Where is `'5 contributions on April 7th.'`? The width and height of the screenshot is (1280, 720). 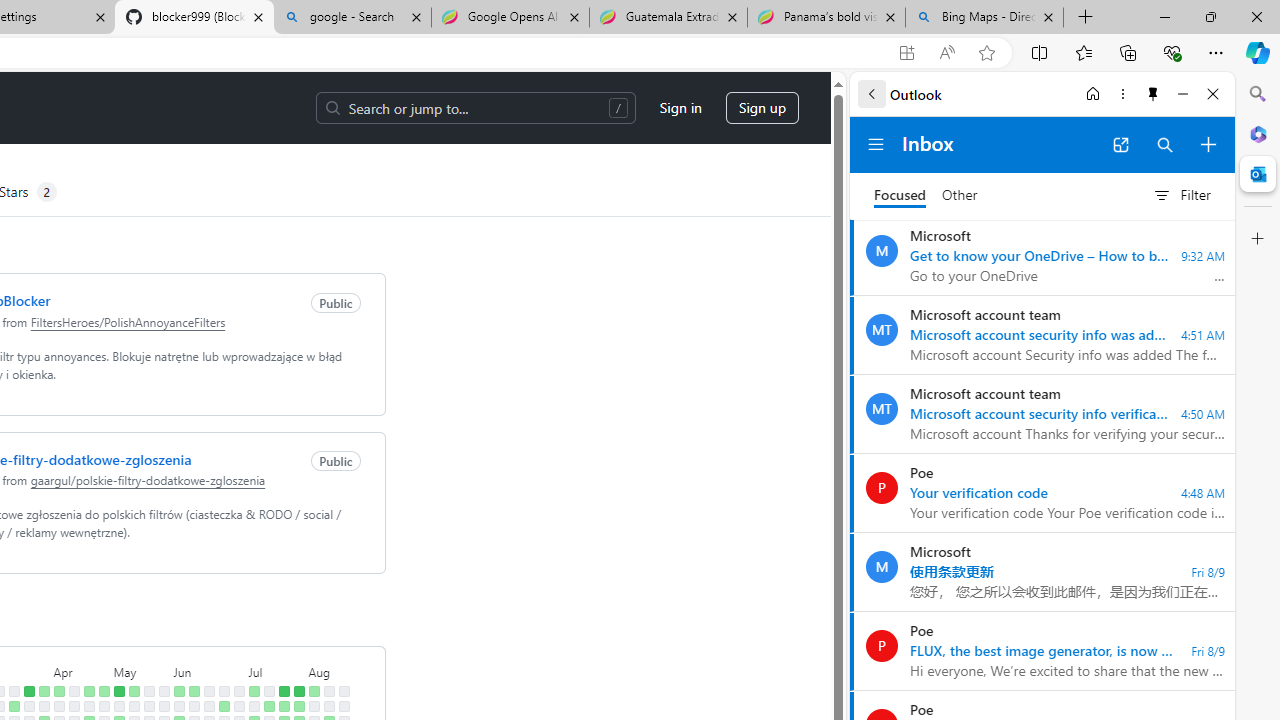 '5 contributions on April 7th.' is located at coordinates (58, 690).